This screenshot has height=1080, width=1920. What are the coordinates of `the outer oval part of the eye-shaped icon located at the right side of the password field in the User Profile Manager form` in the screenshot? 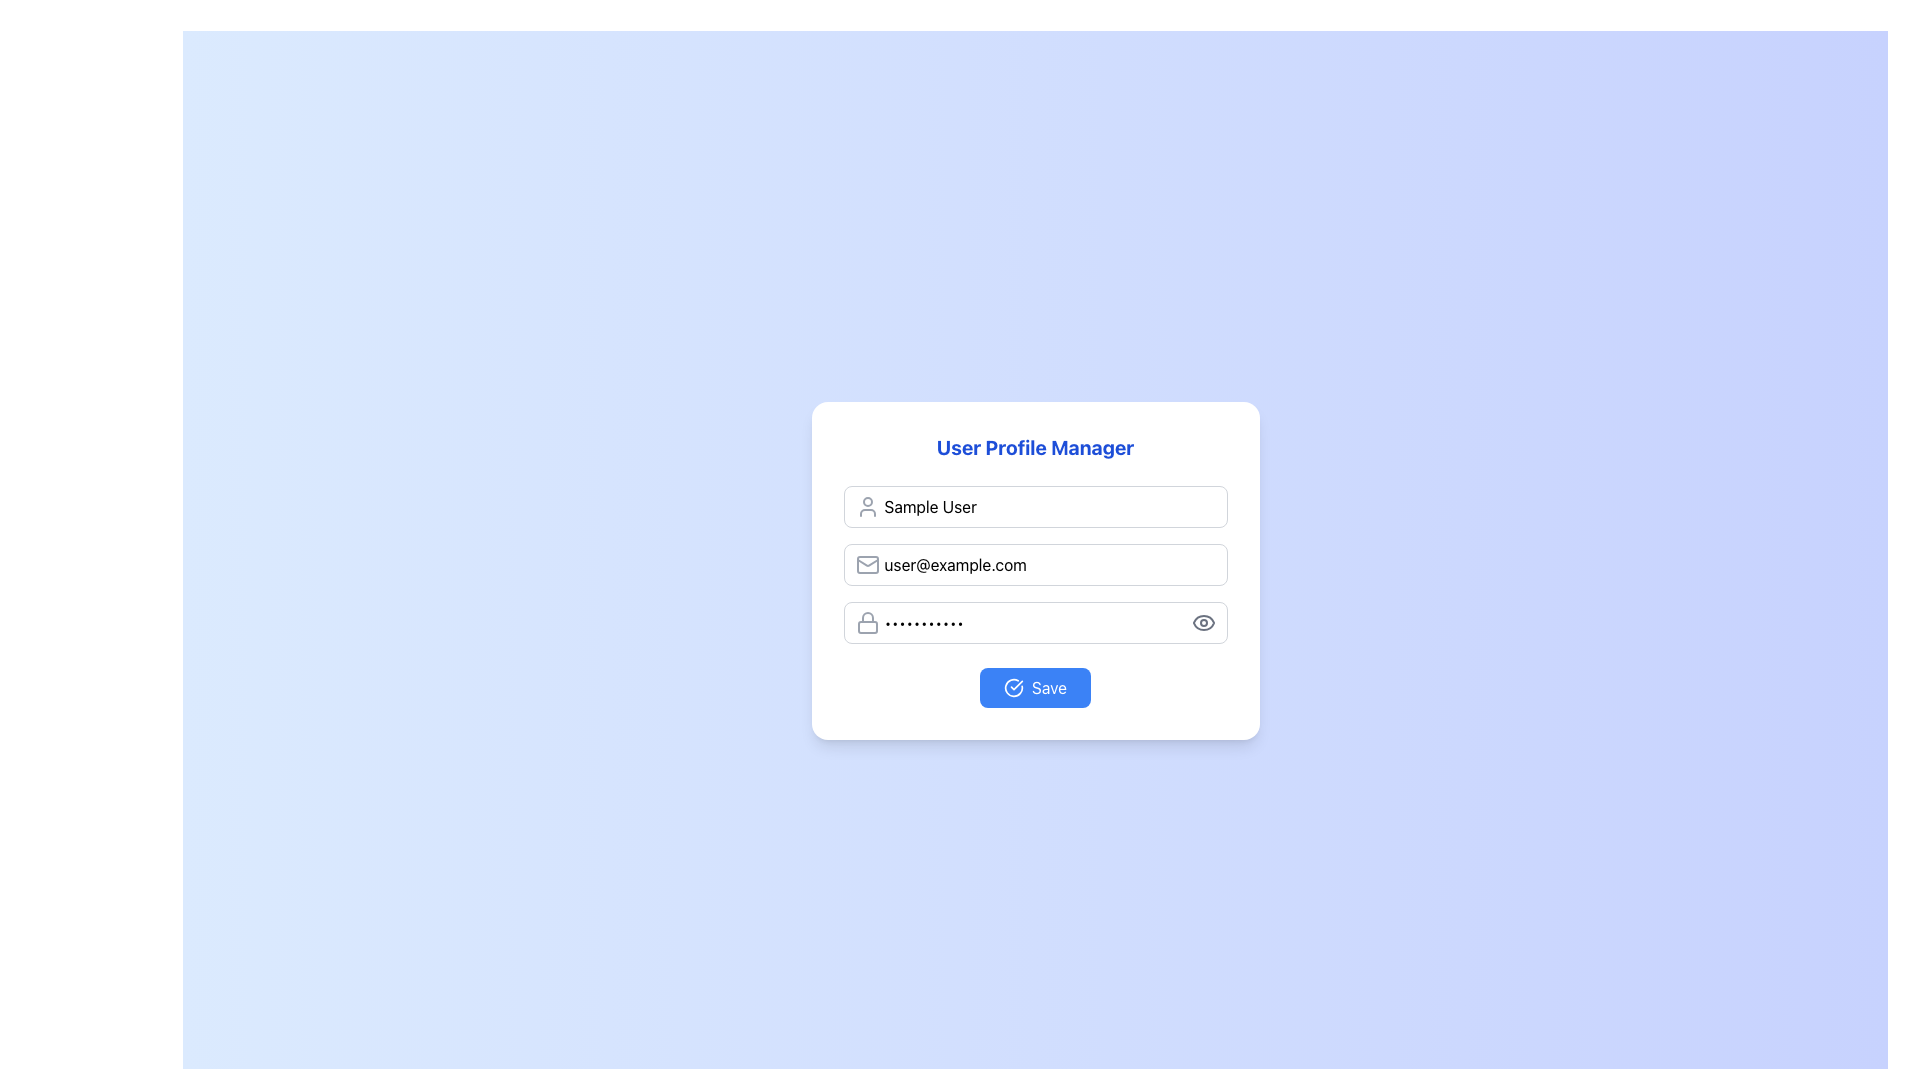 It's located at (1202, 622).